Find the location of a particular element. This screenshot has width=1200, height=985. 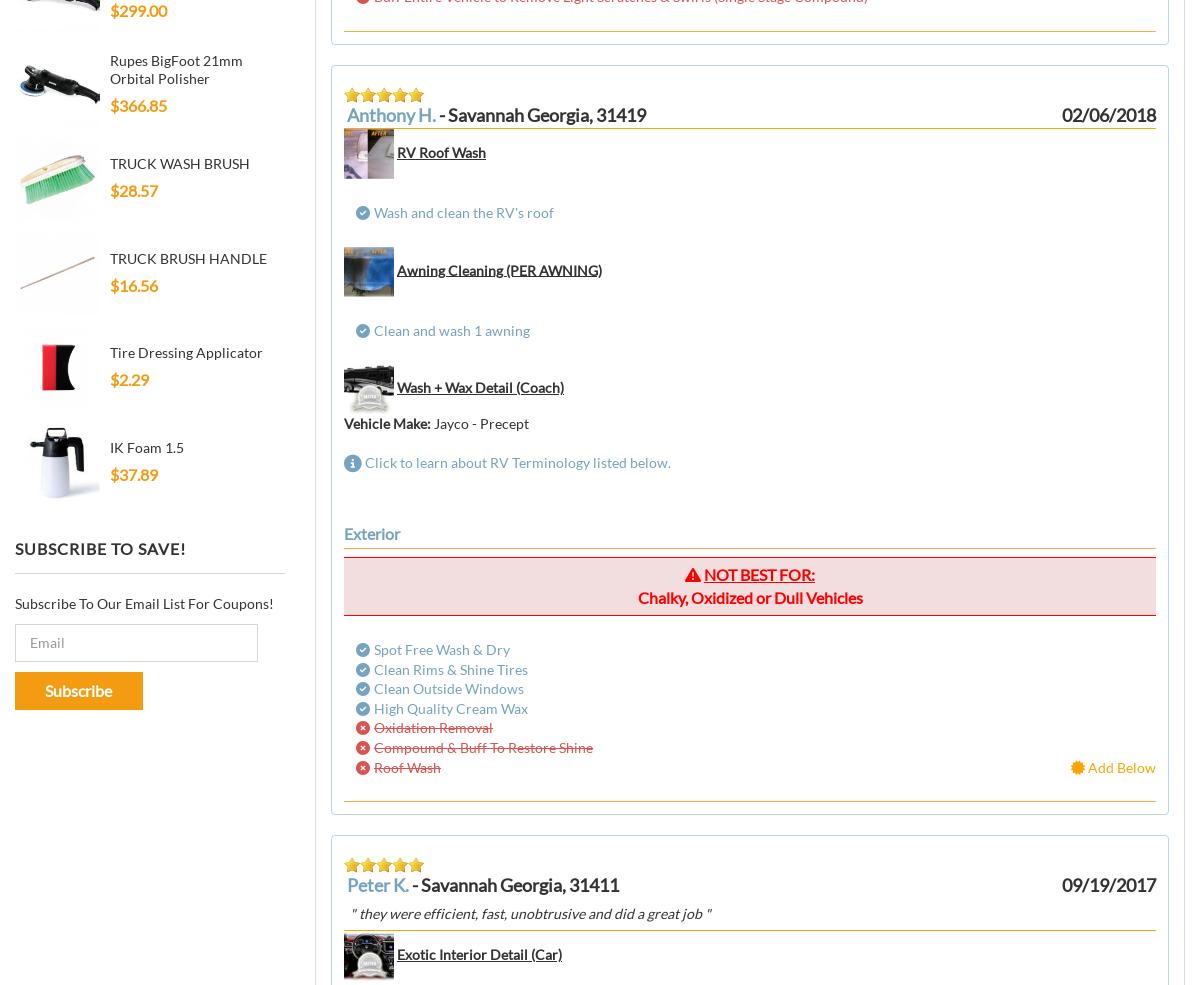

'Rupes BigFoot 21mm Orbital Polisher' is located at coordinates (174, 67).